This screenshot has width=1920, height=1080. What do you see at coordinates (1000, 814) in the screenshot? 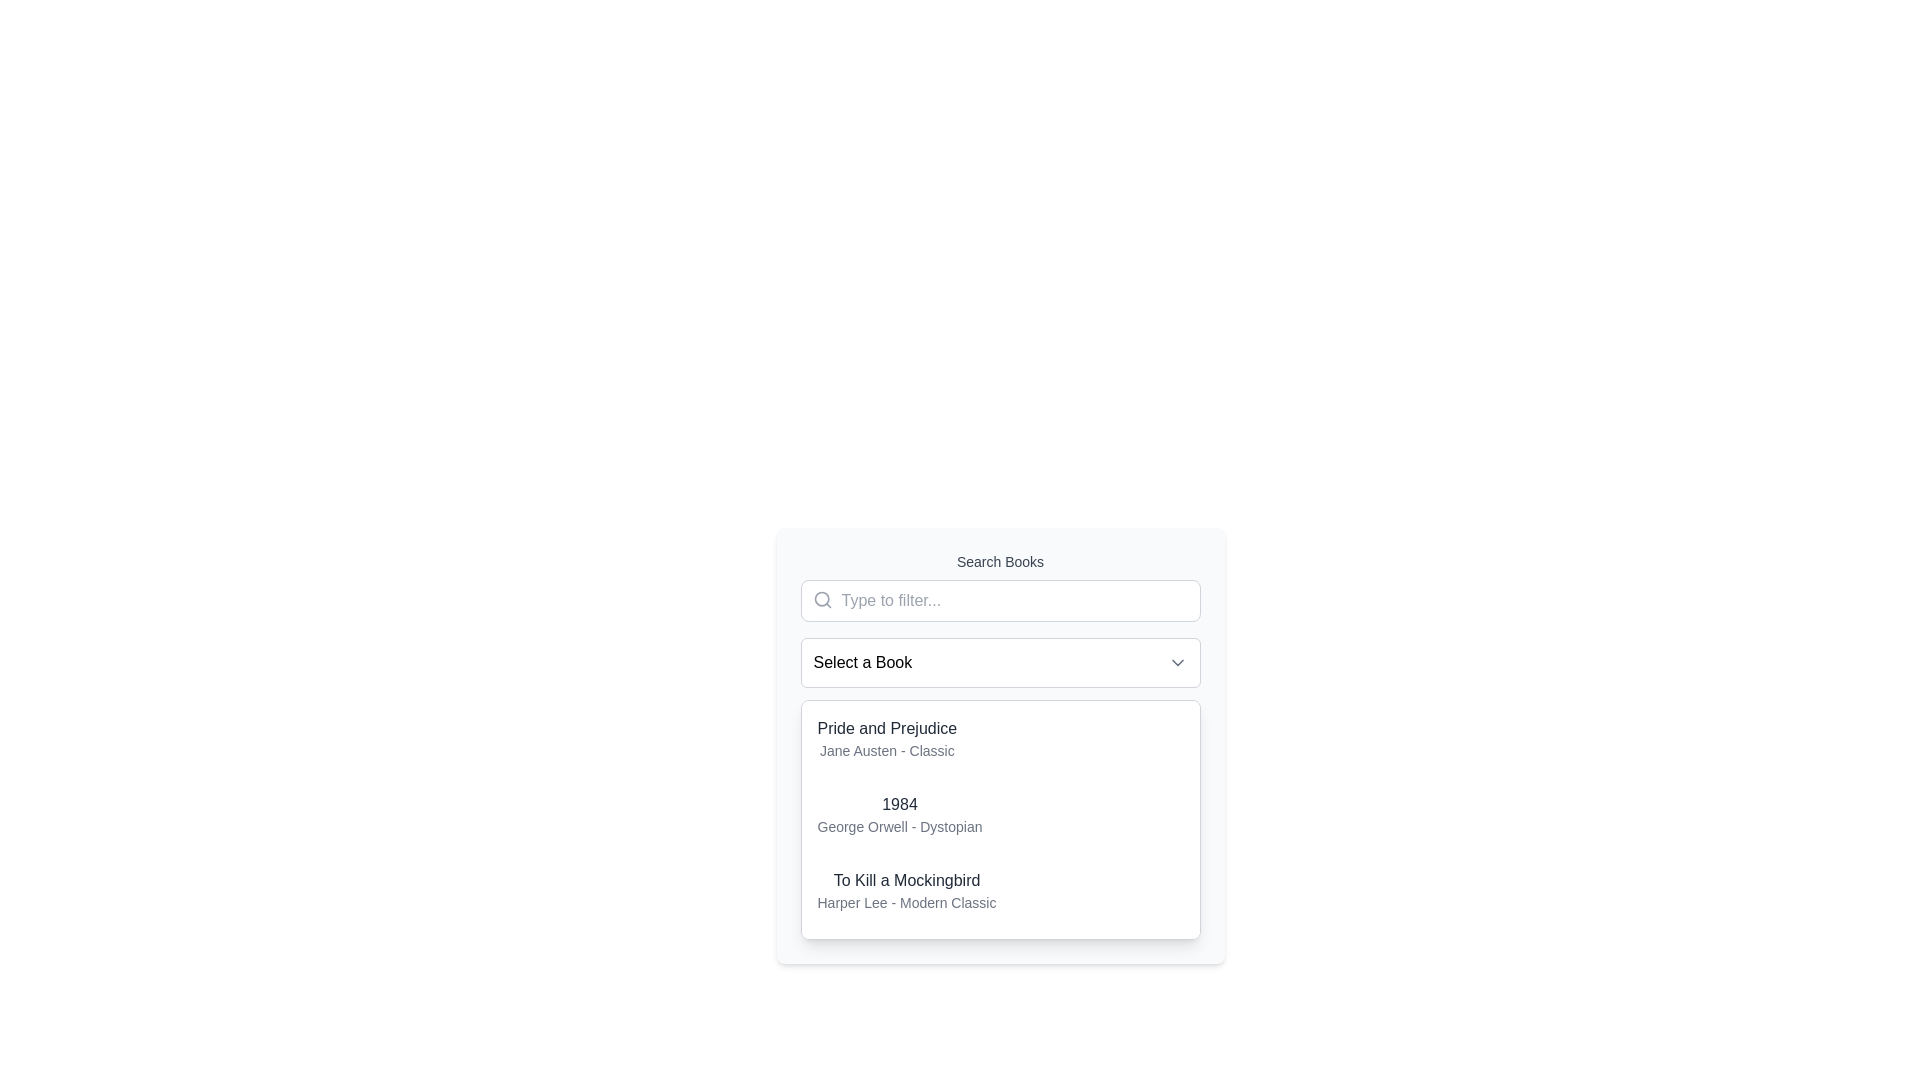
I see `the second book title in the dropdown menu, which is positioned between 'Pride and Prejudice, Jane Austen - Classic' and 'To Kill a Mockingbird, Harper Lee - Modern Classic'` at bounding box center [1000, 814].